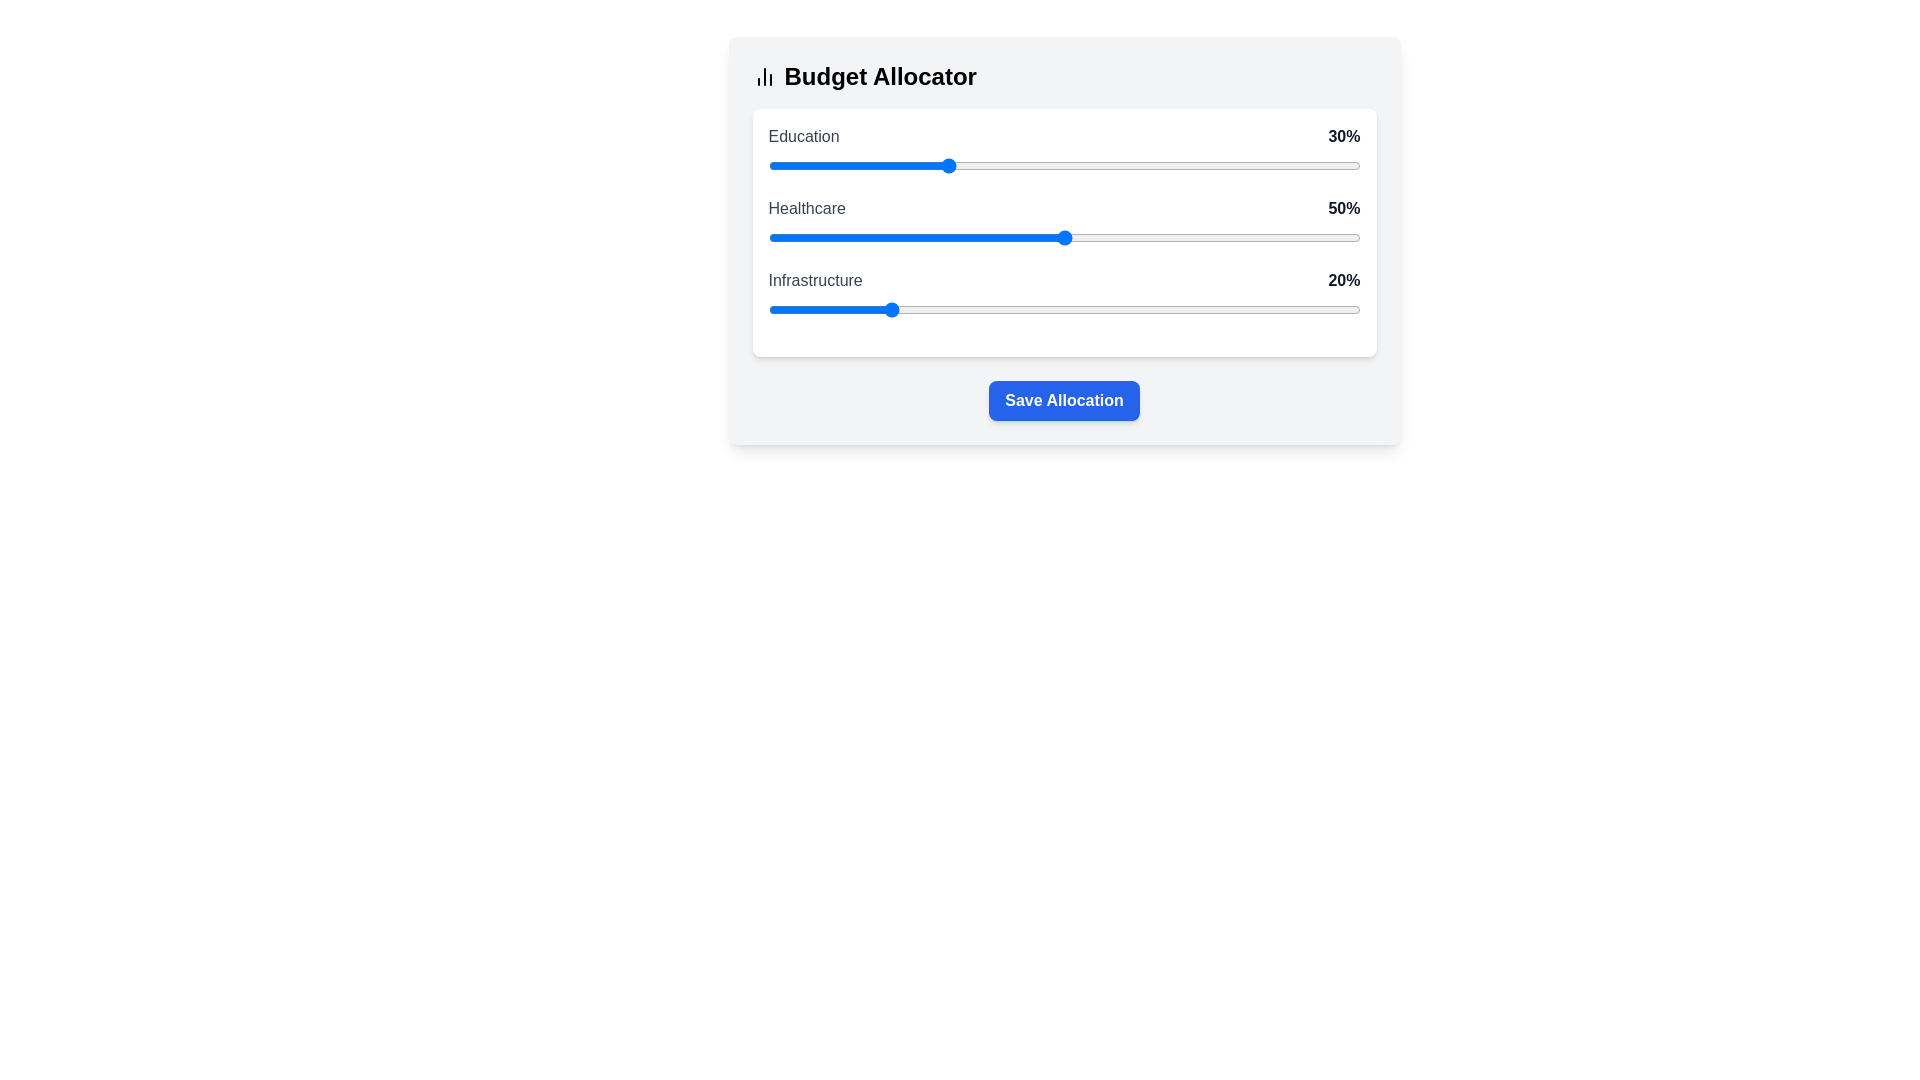  Describe the element at coordinates (1276, 164) in the screenshot. I see `the education slider` at that location.